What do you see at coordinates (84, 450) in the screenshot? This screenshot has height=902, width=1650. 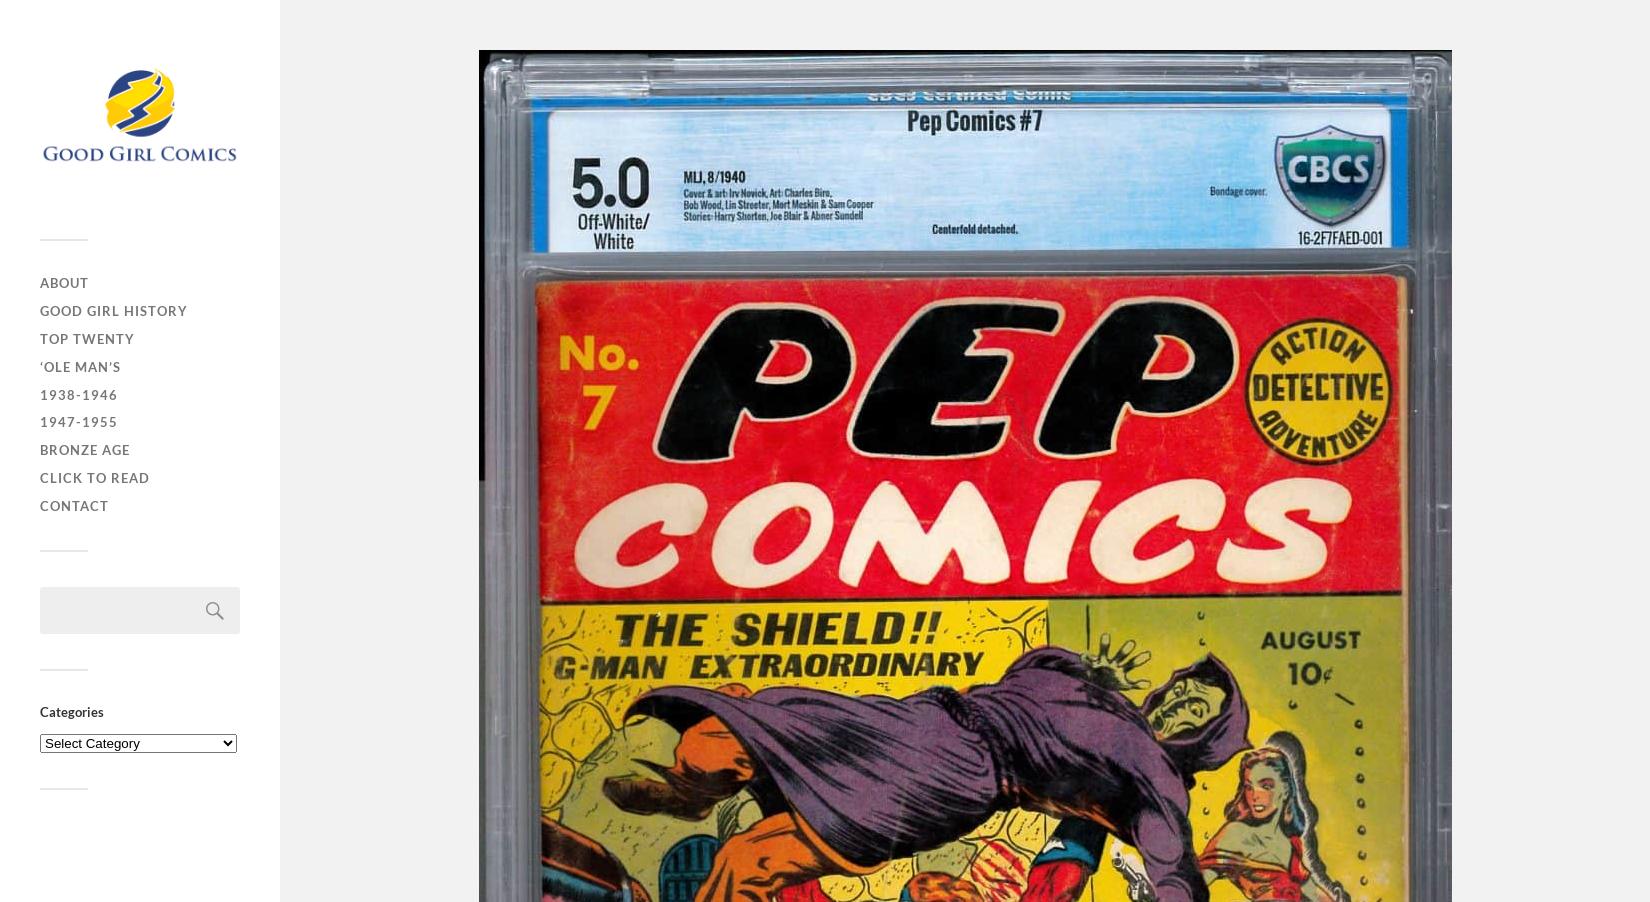 I see `'Bronze Age'` at bounding box center [84, 450].